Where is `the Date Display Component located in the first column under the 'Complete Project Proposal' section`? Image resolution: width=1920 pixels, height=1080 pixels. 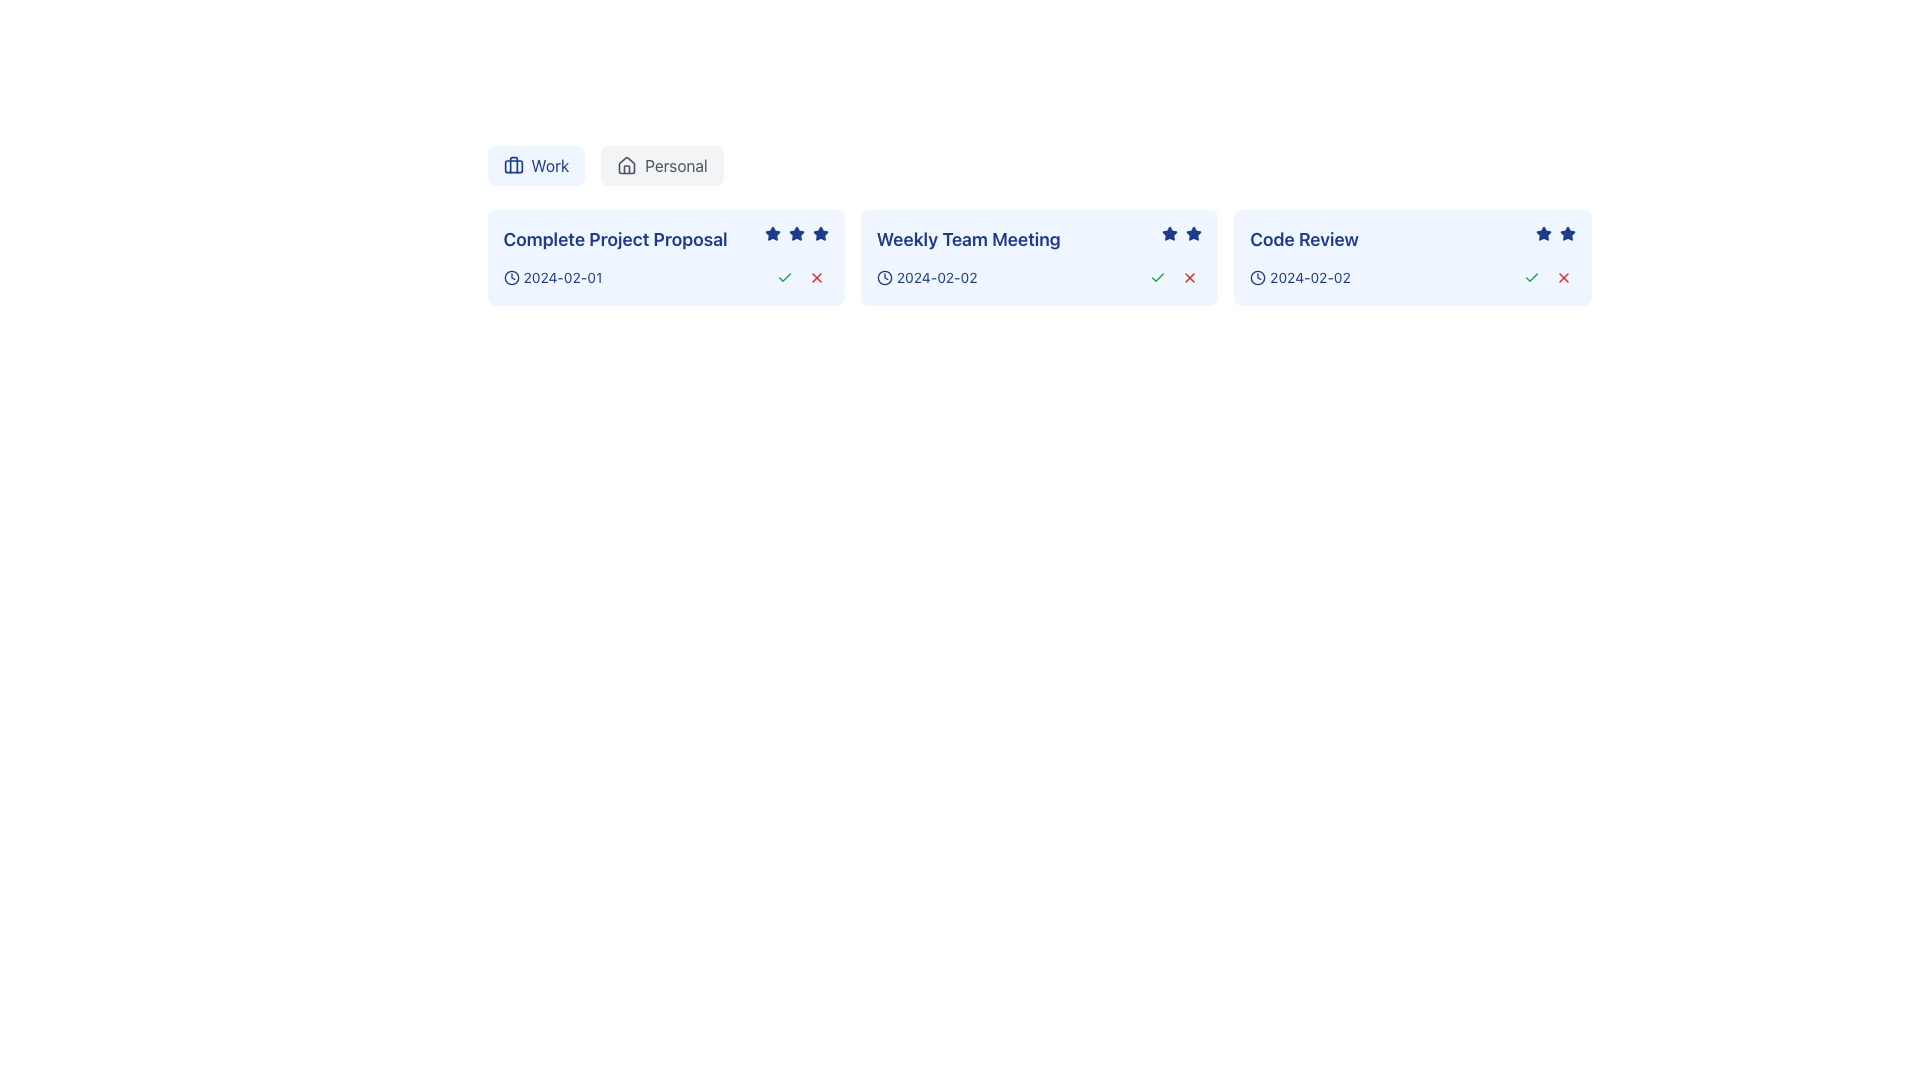
the Date Display Component located in the first column under the 'Complete Project Proposal' section is located at coordinates (552, 277).